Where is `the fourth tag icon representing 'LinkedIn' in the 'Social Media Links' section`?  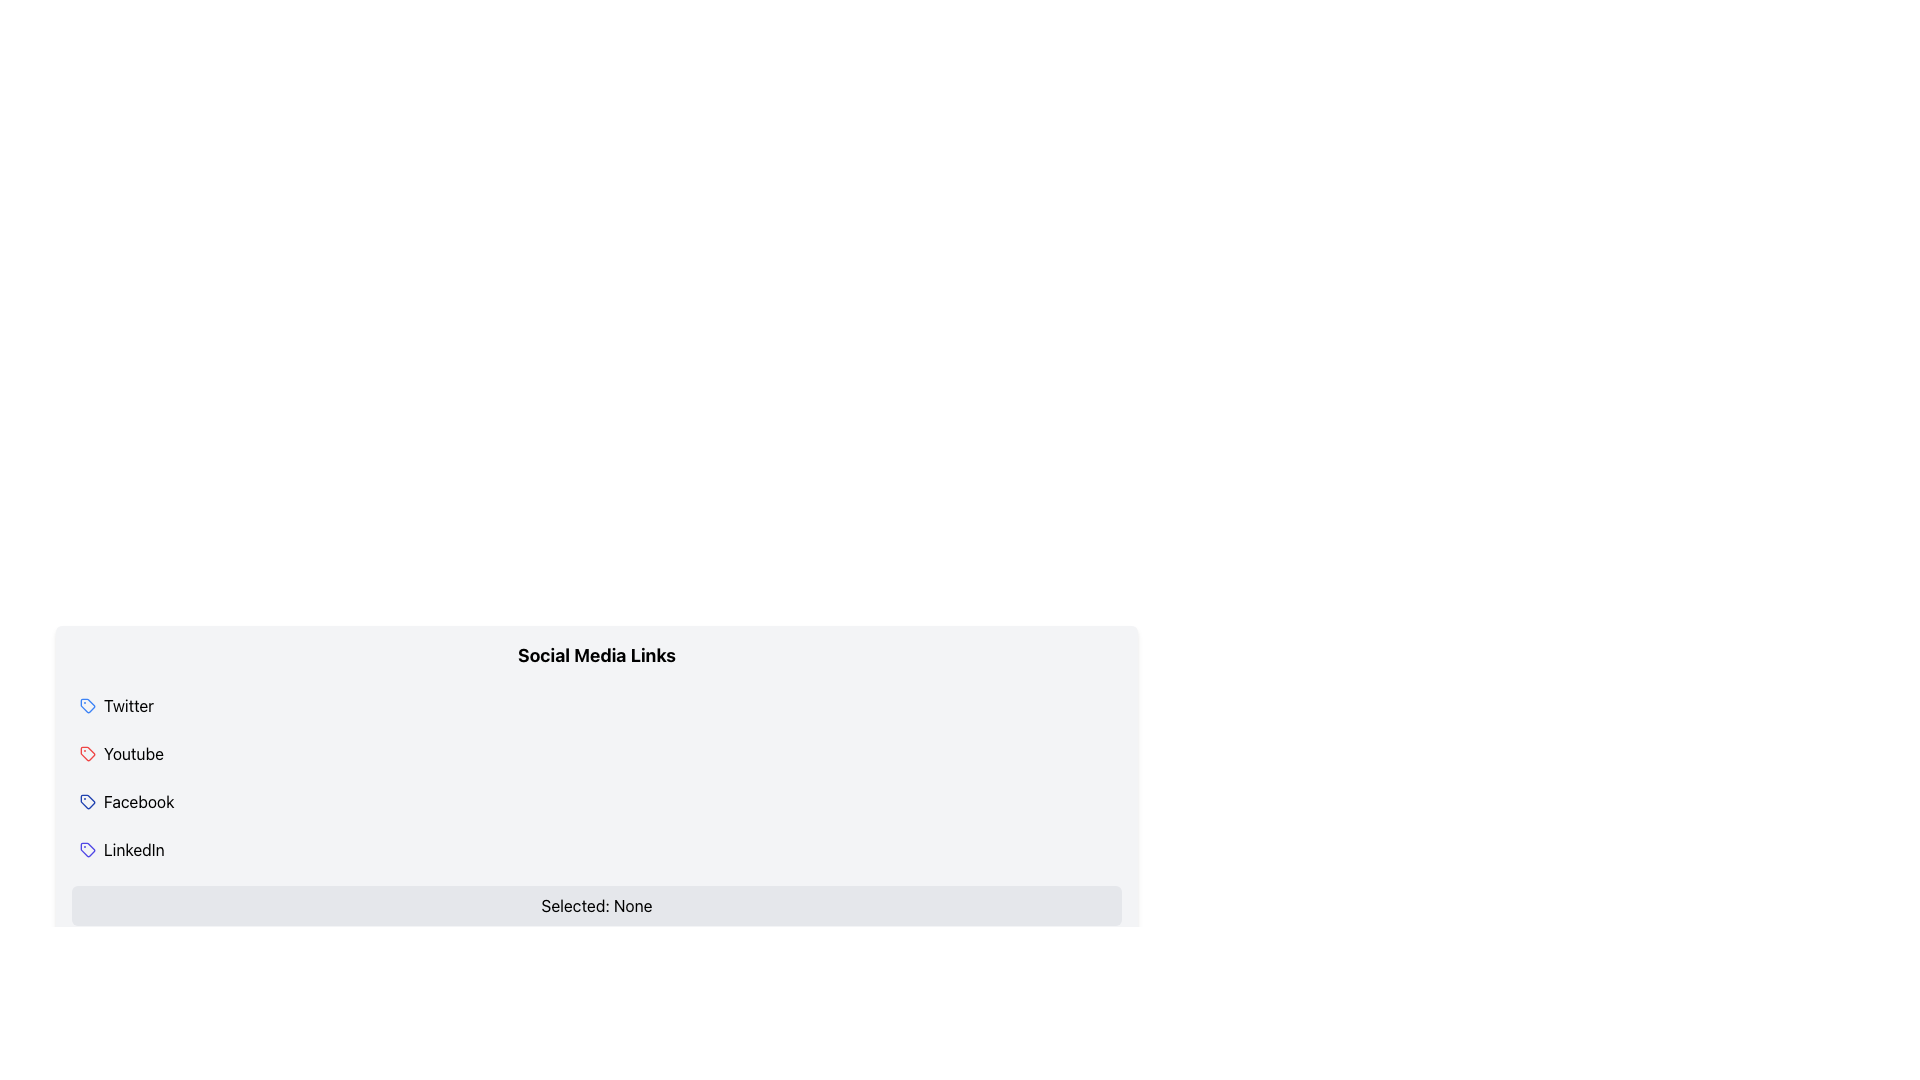
the fourth tag icon representing 'LinkedIn' in the 'Social Media Links' section is located at coordinates (86, 849).